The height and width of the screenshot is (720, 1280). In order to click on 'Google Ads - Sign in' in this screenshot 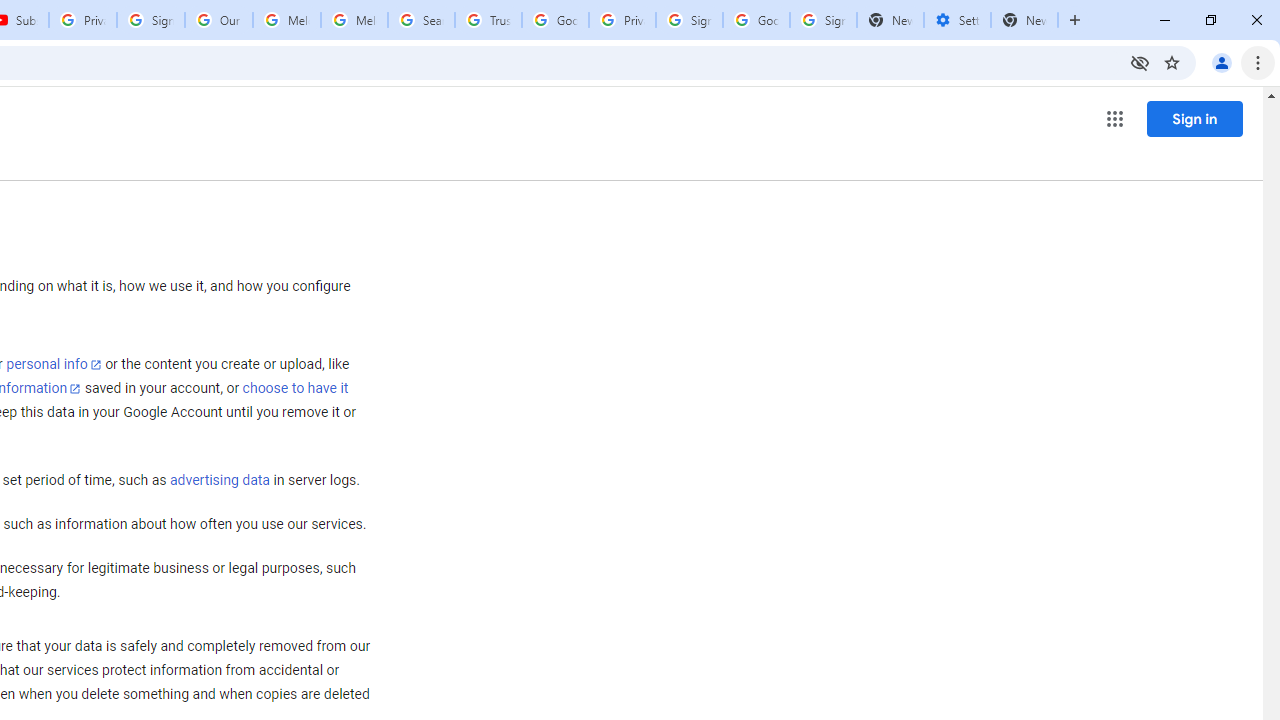, I will do `click(555, 20)`.